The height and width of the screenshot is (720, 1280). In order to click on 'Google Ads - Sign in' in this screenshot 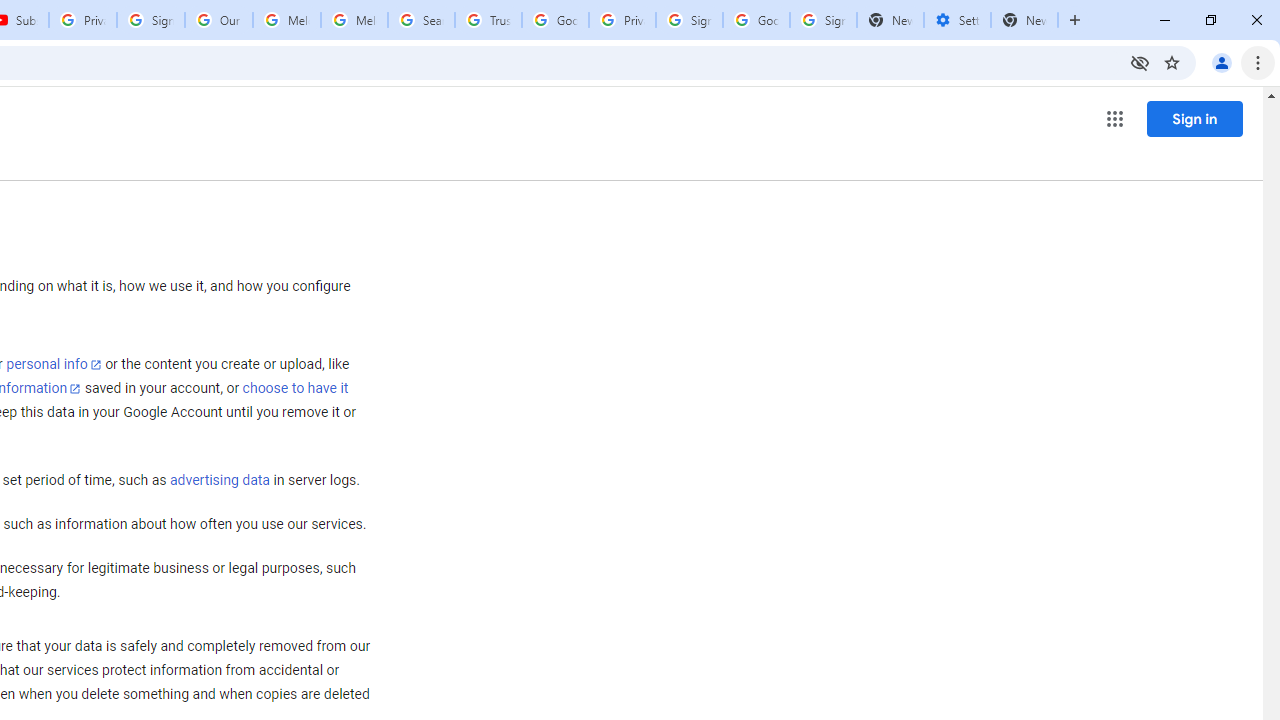, I will do `click(555, 20)`.